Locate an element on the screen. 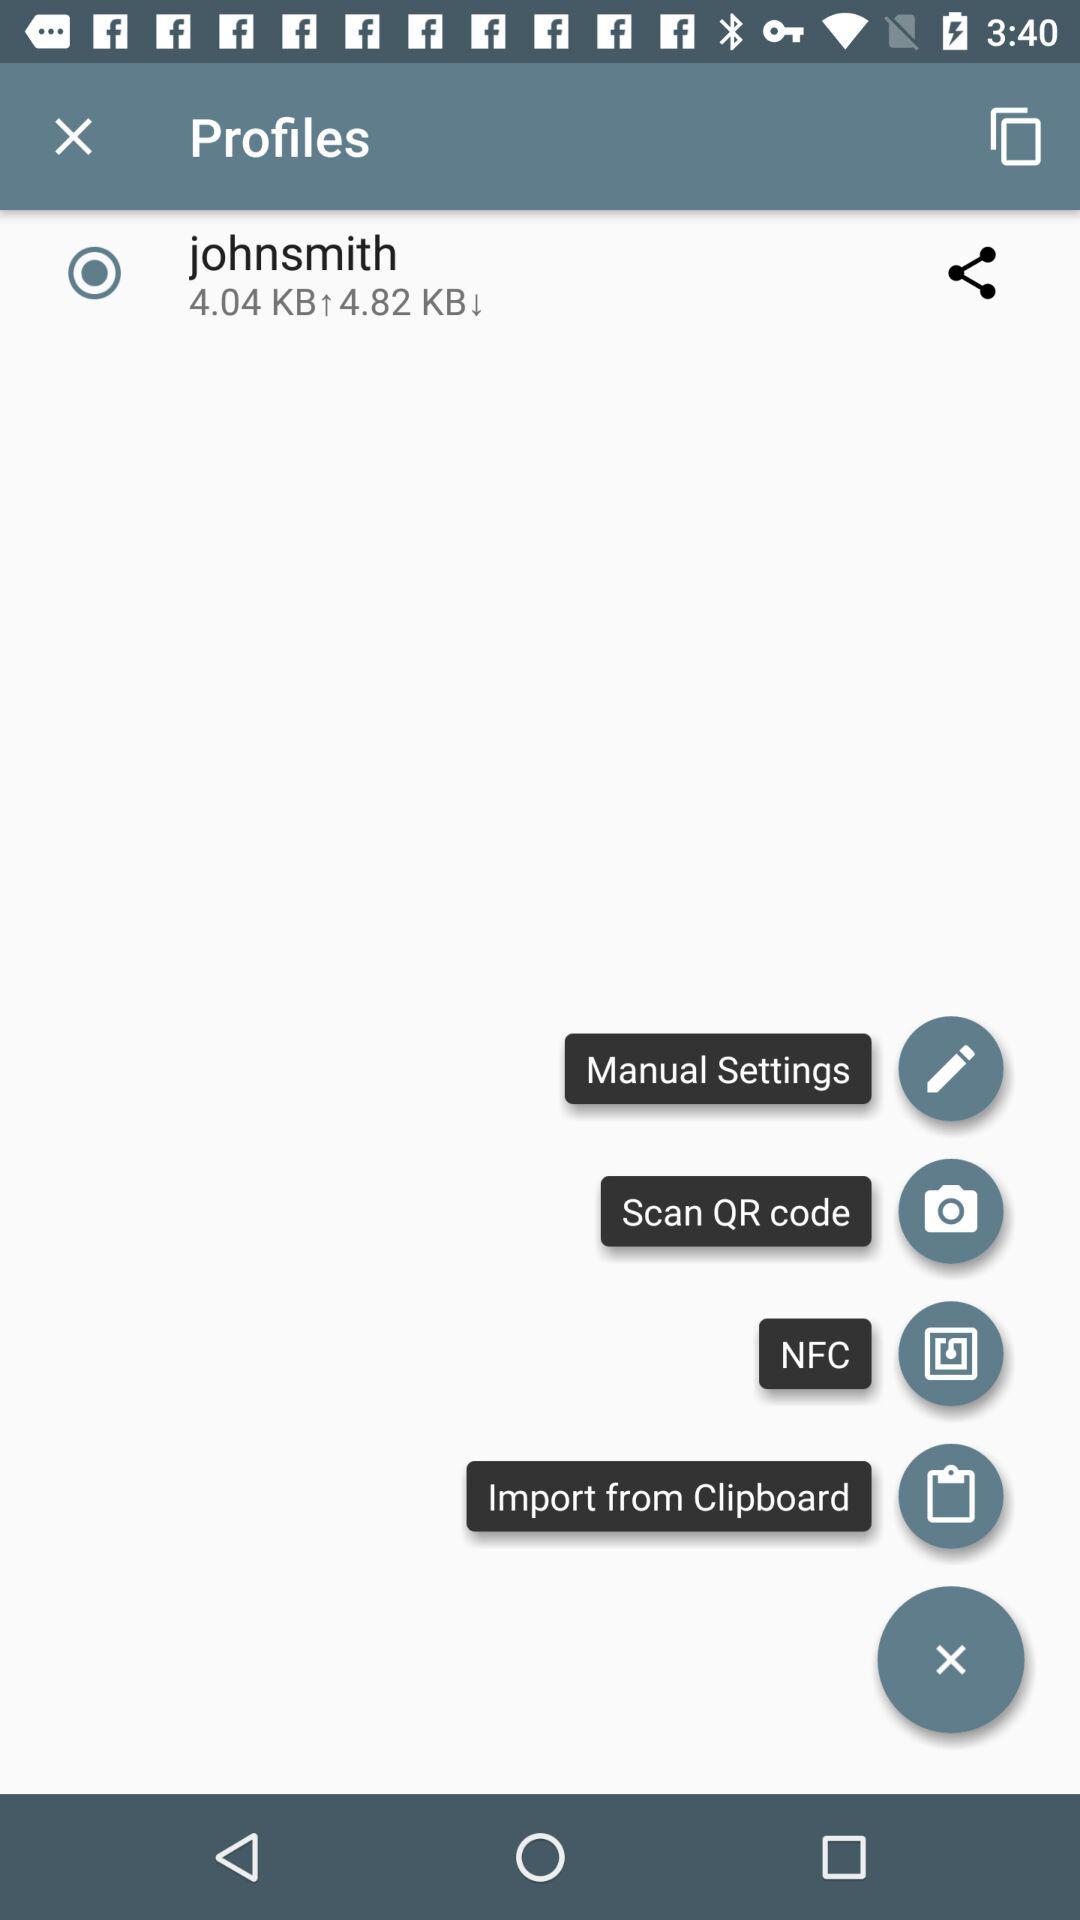 The height and width of the screenshot is (1920, 1080). scan qr code is located at coordinates (950, 1210).